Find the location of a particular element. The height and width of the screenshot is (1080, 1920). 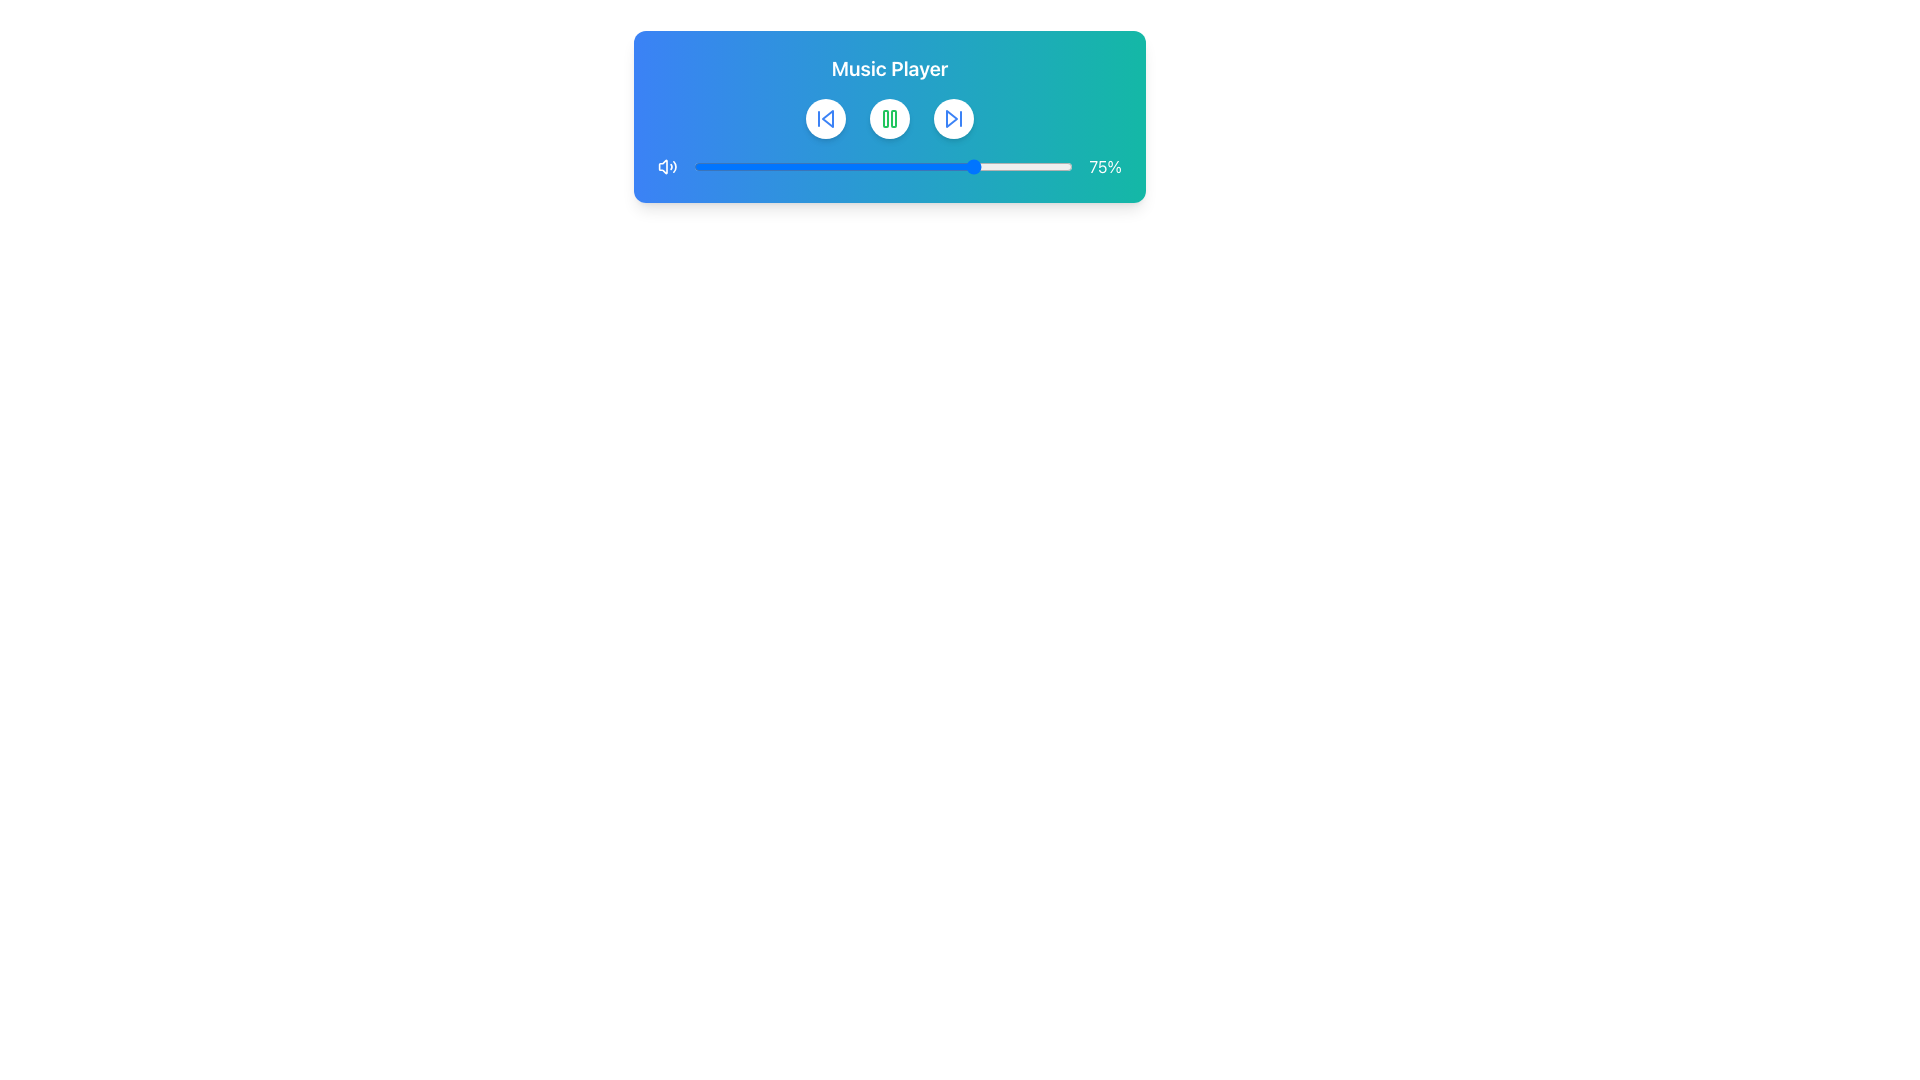

the skip-backward icon button, which is the first icon in the row of control buttons in the music player interface is located at coordinates (825, 119).